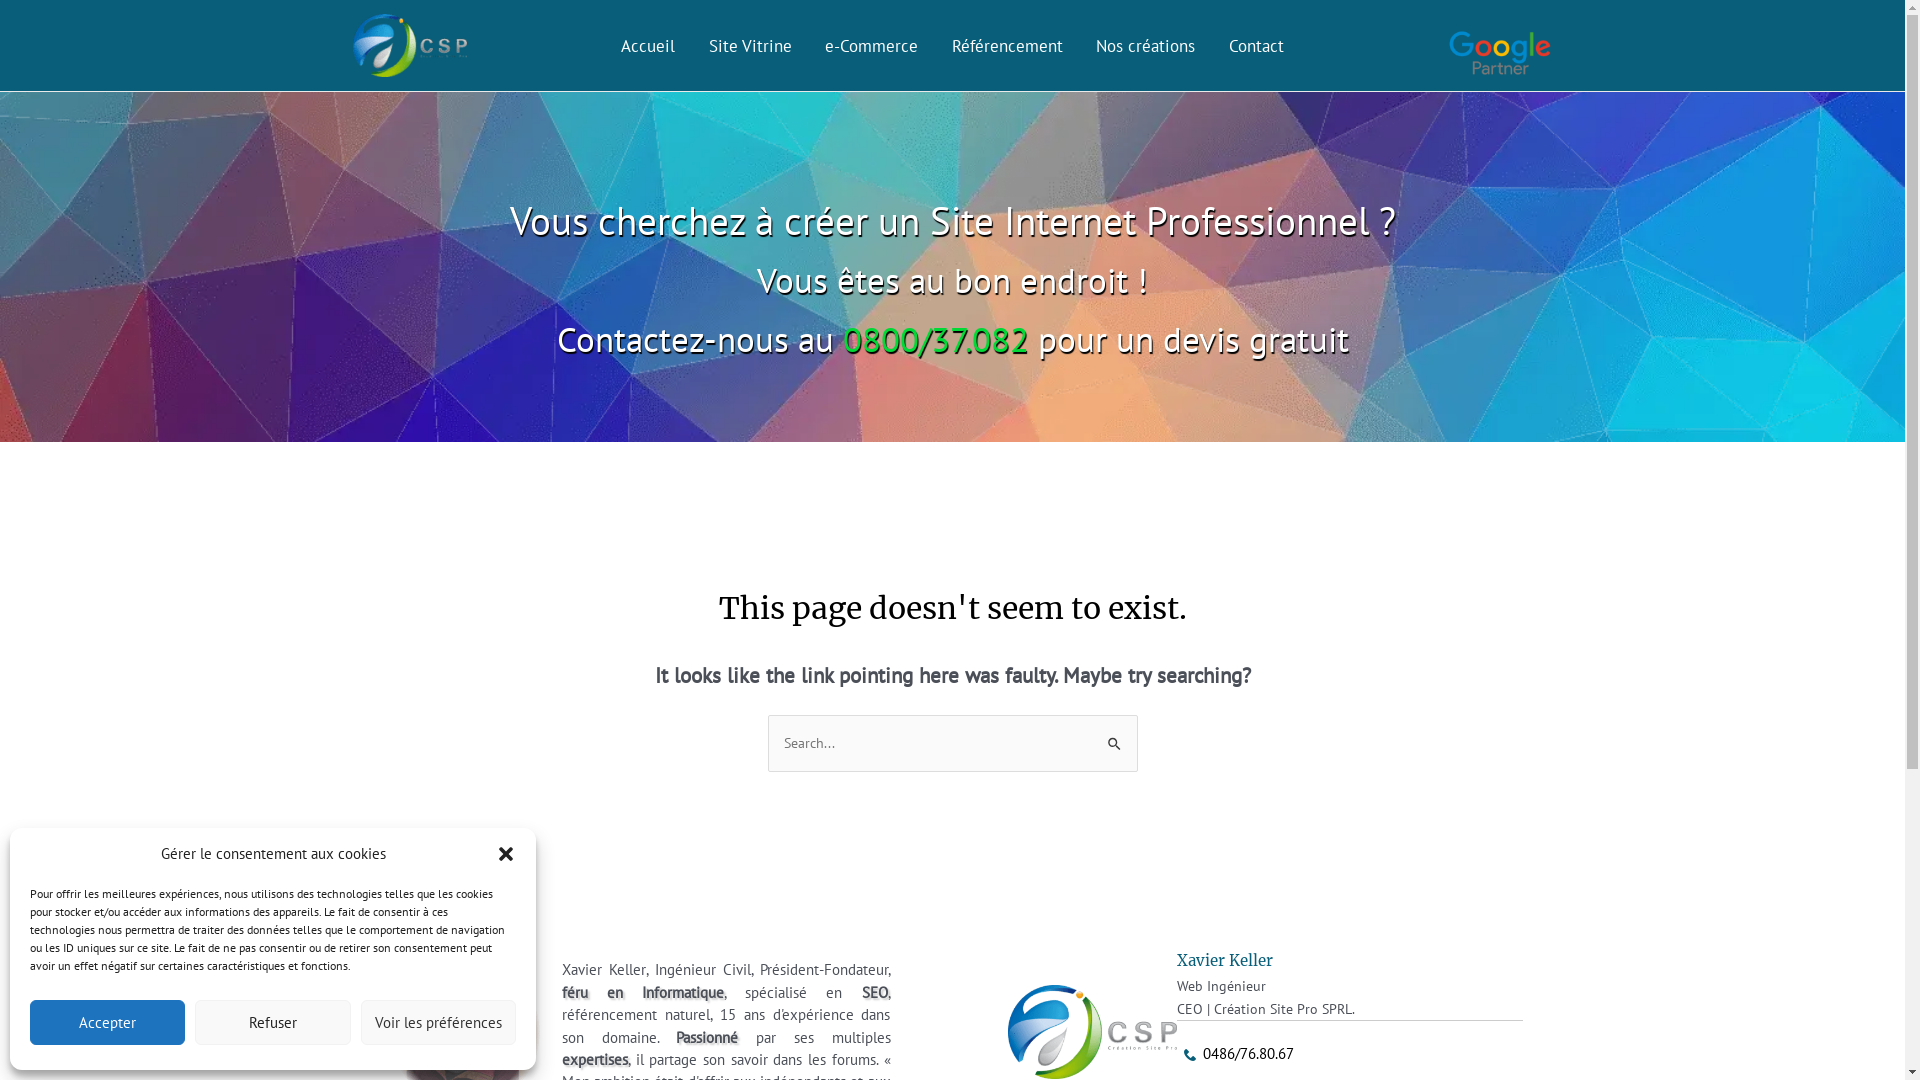 The width and height of the screenshot is (1920, 1080). What do you see at coordinates (691, 45) in the screenshot?
I see `'Site Vitrine'` at bounding box center [691, 45].